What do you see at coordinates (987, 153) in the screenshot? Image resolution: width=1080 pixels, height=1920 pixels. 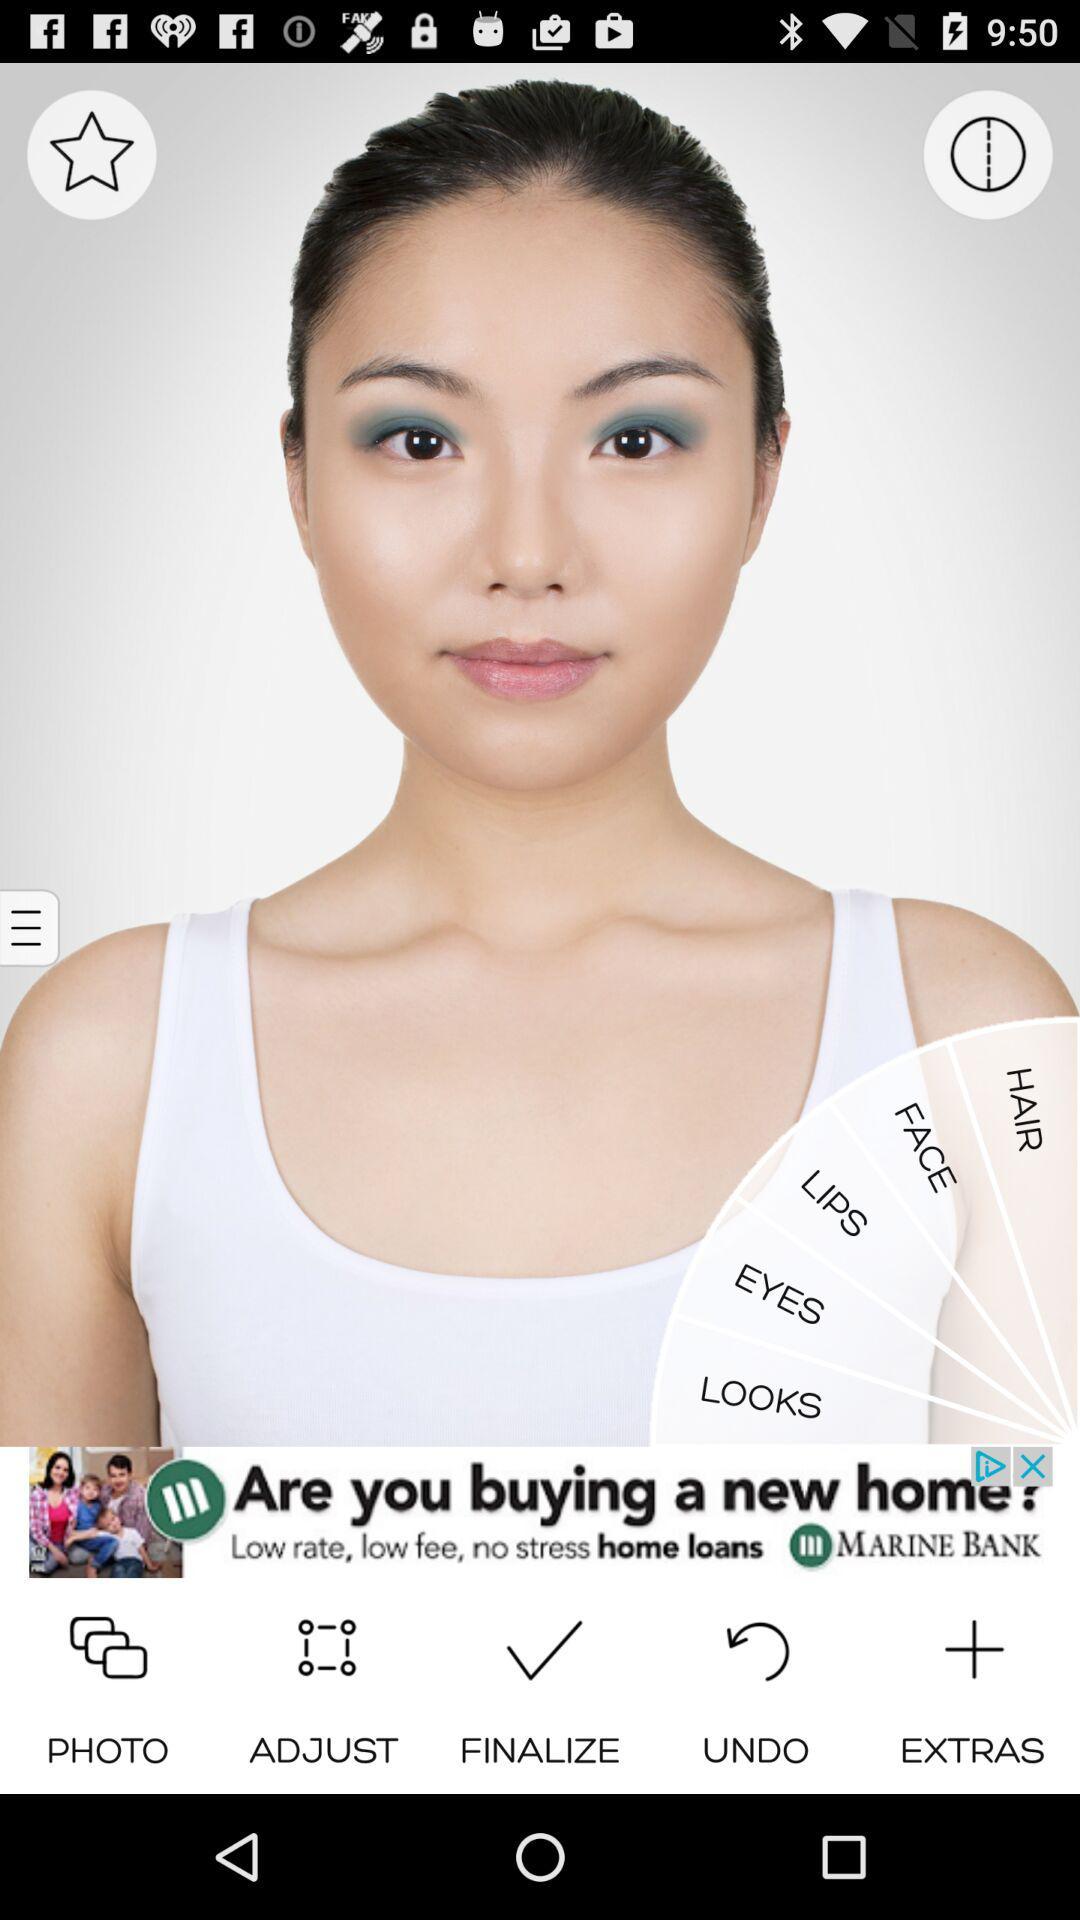 I see `the icon which is in the top right corner of the page` at bounding box center [987, 153].